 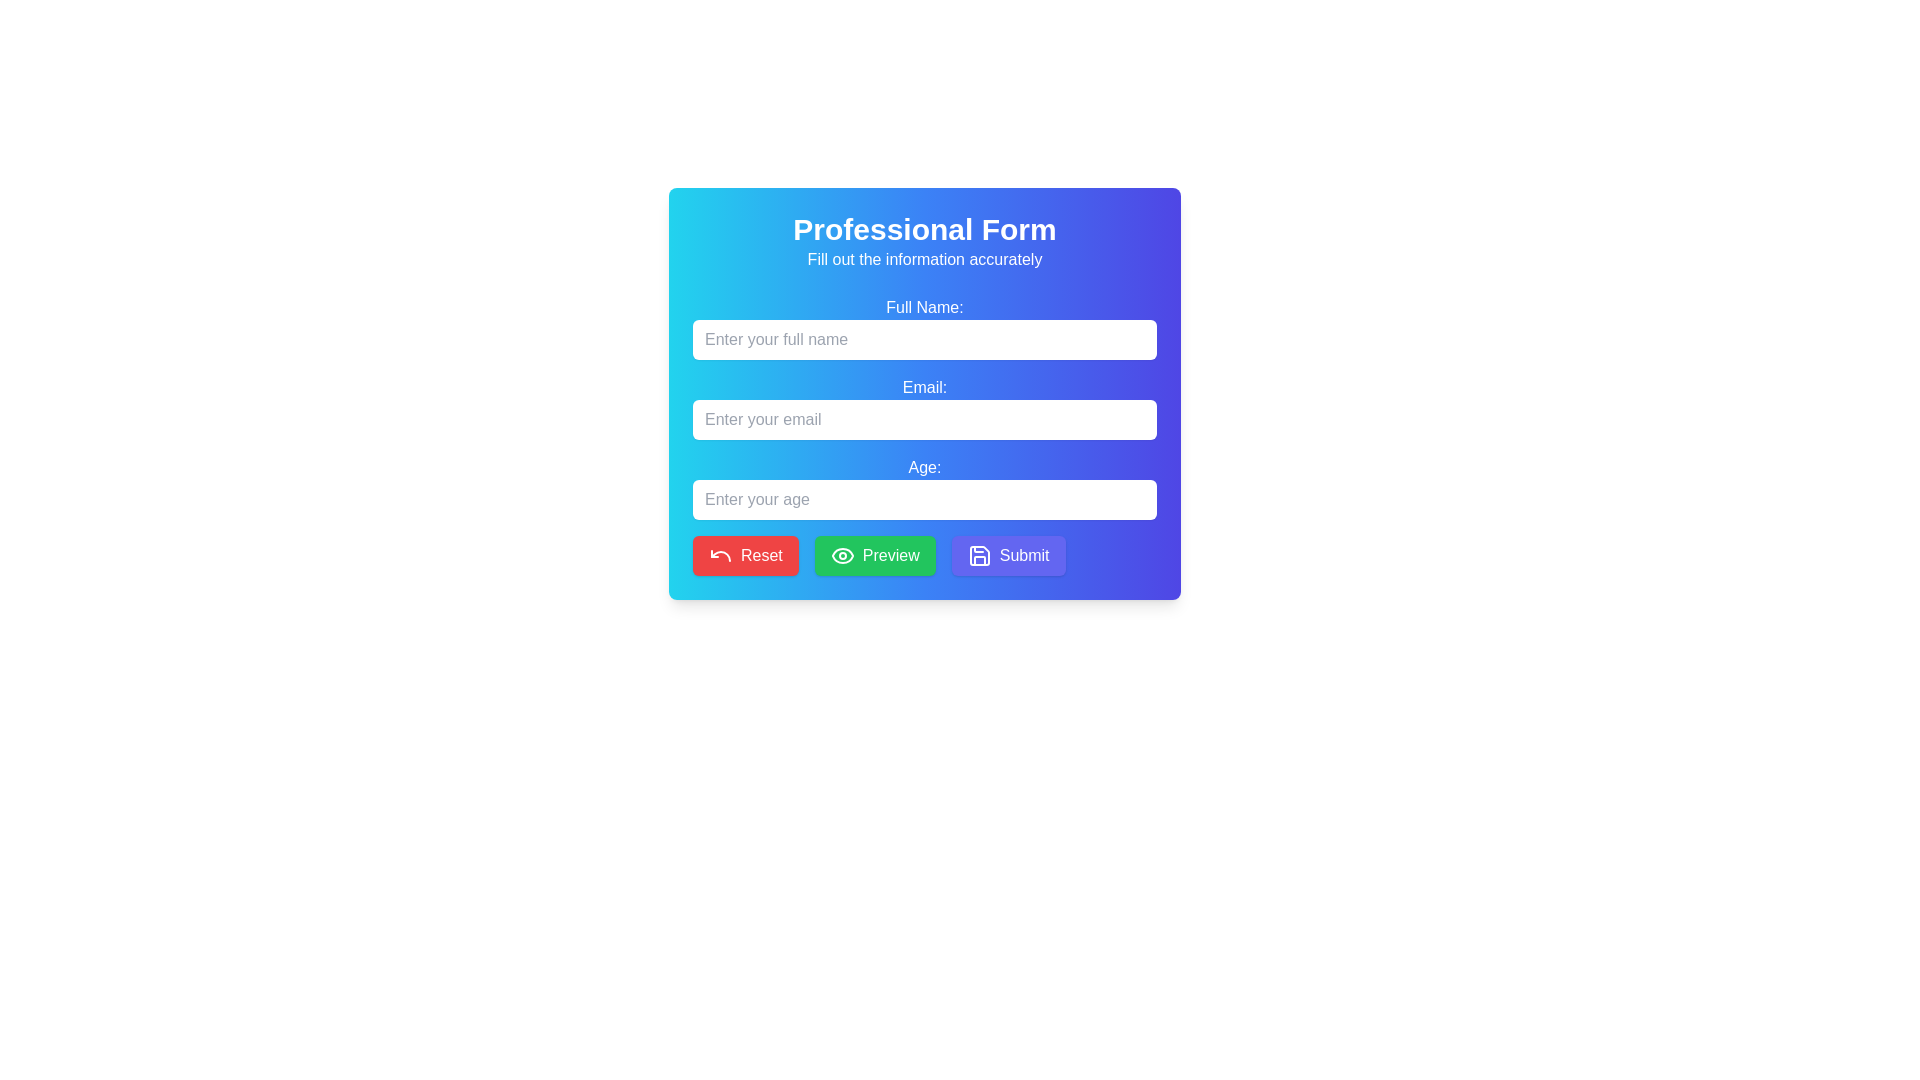 I want to click on the text label indicating the user's age in the central section of the form, which is positioned above the associated input field for age entry, so click(x=924, y=467).